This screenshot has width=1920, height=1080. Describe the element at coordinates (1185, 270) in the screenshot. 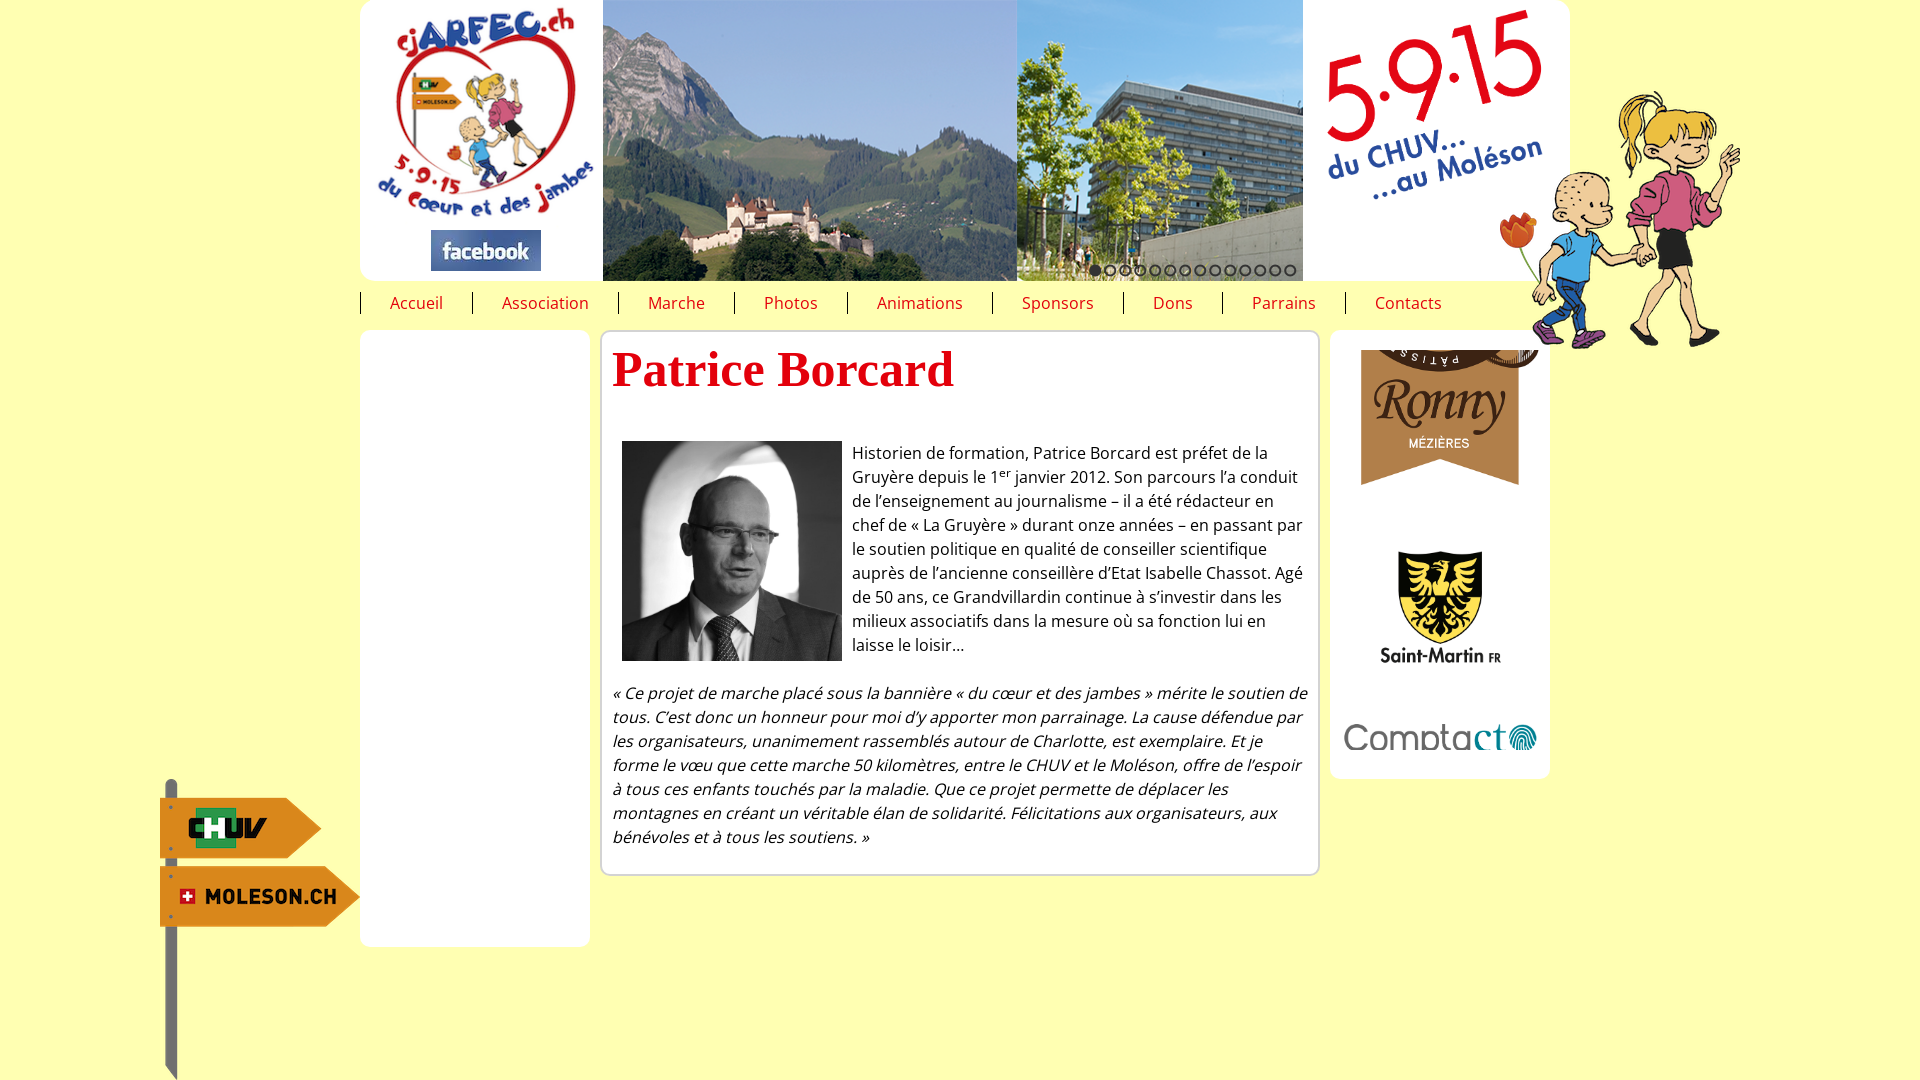

I see `'7'` at that location.